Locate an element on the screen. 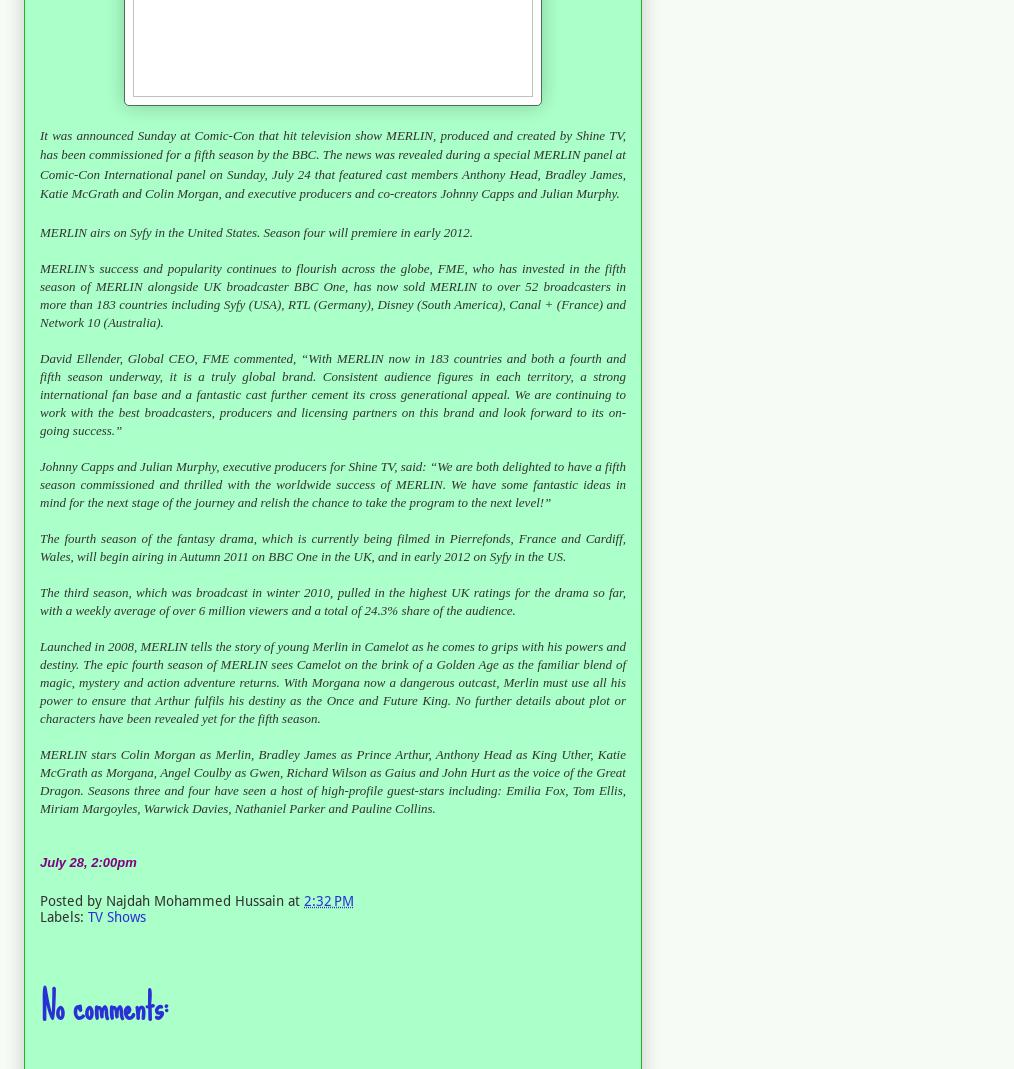  'Labels:' is located at coordinates (62, 915).